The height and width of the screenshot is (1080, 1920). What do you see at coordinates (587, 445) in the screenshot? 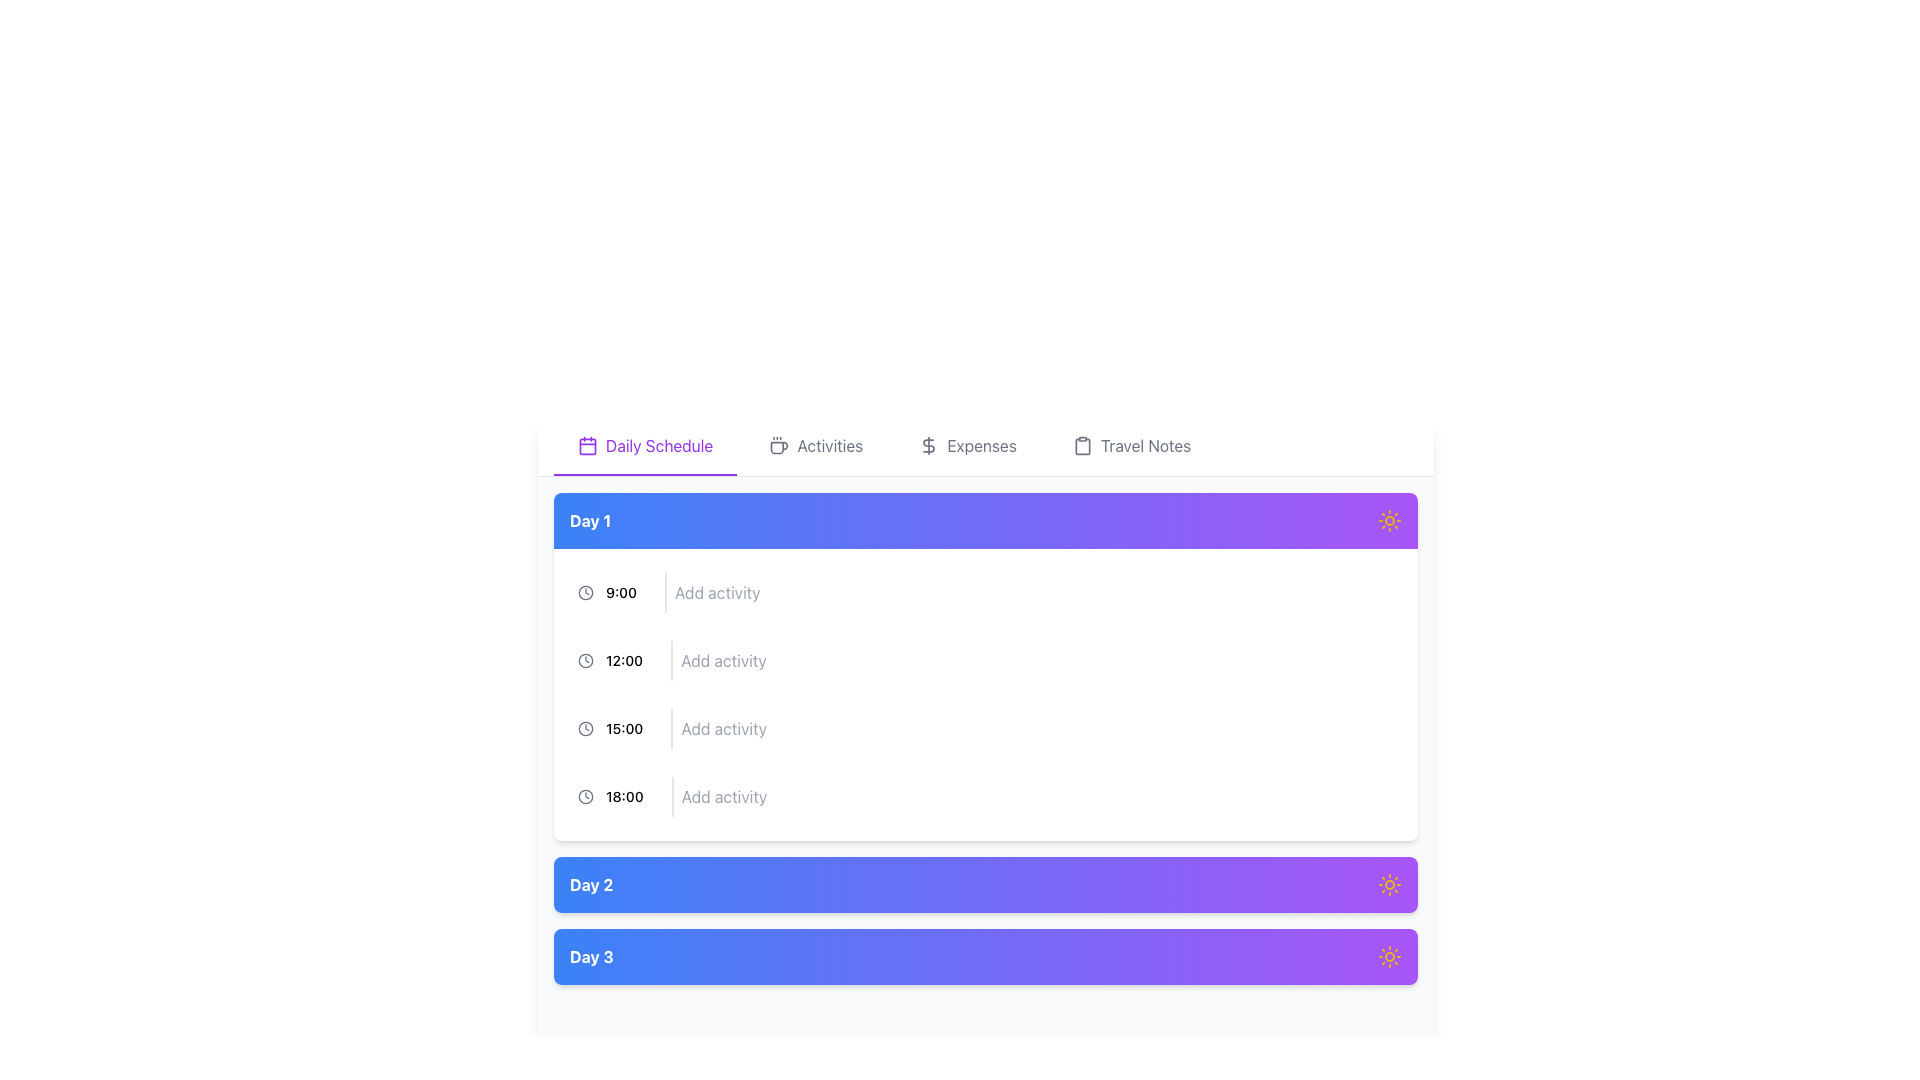
I see `Decorative SVG component located near the top center of the calendar icon for its properties in the DOM` at bounding box center [587, 445].